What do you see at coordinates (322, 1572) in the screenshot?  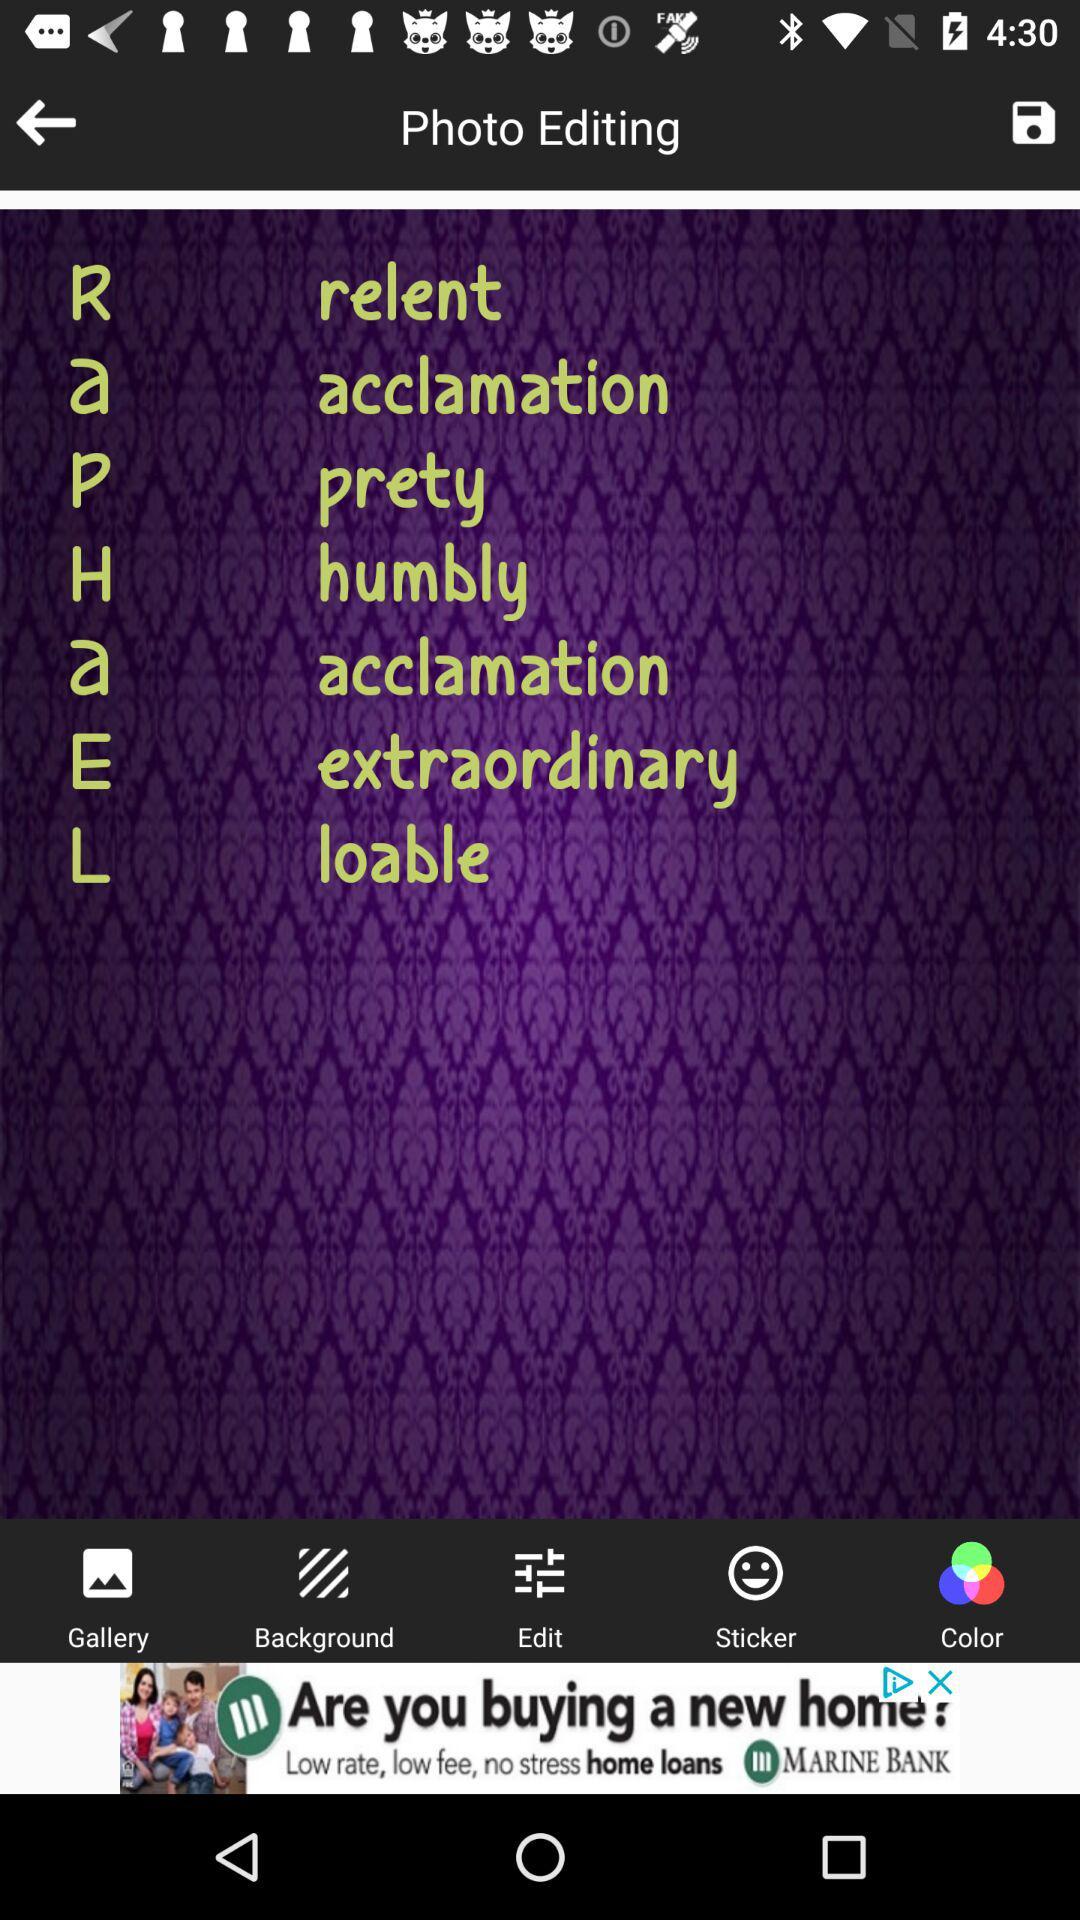 I see `the attach_file icon` at bounding box center [322, 1572].